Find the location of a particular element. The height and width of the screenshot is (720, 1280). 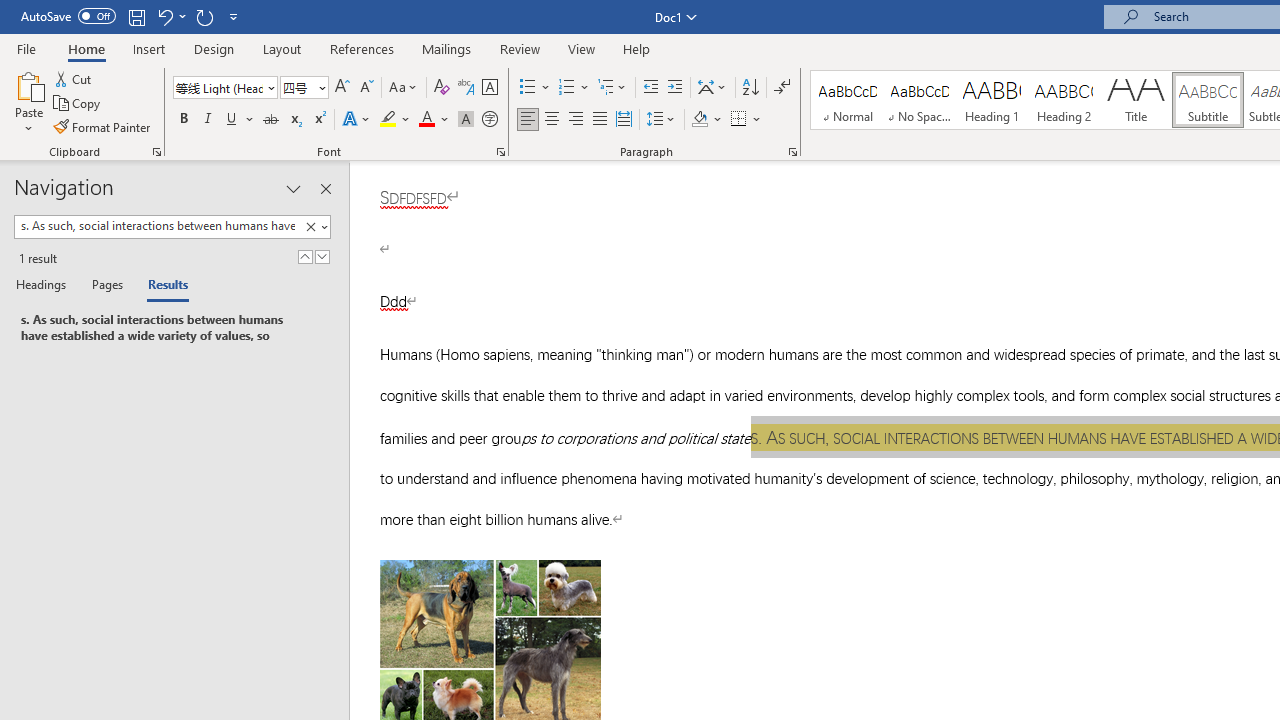

'References' is located at coordinates (362, 48).